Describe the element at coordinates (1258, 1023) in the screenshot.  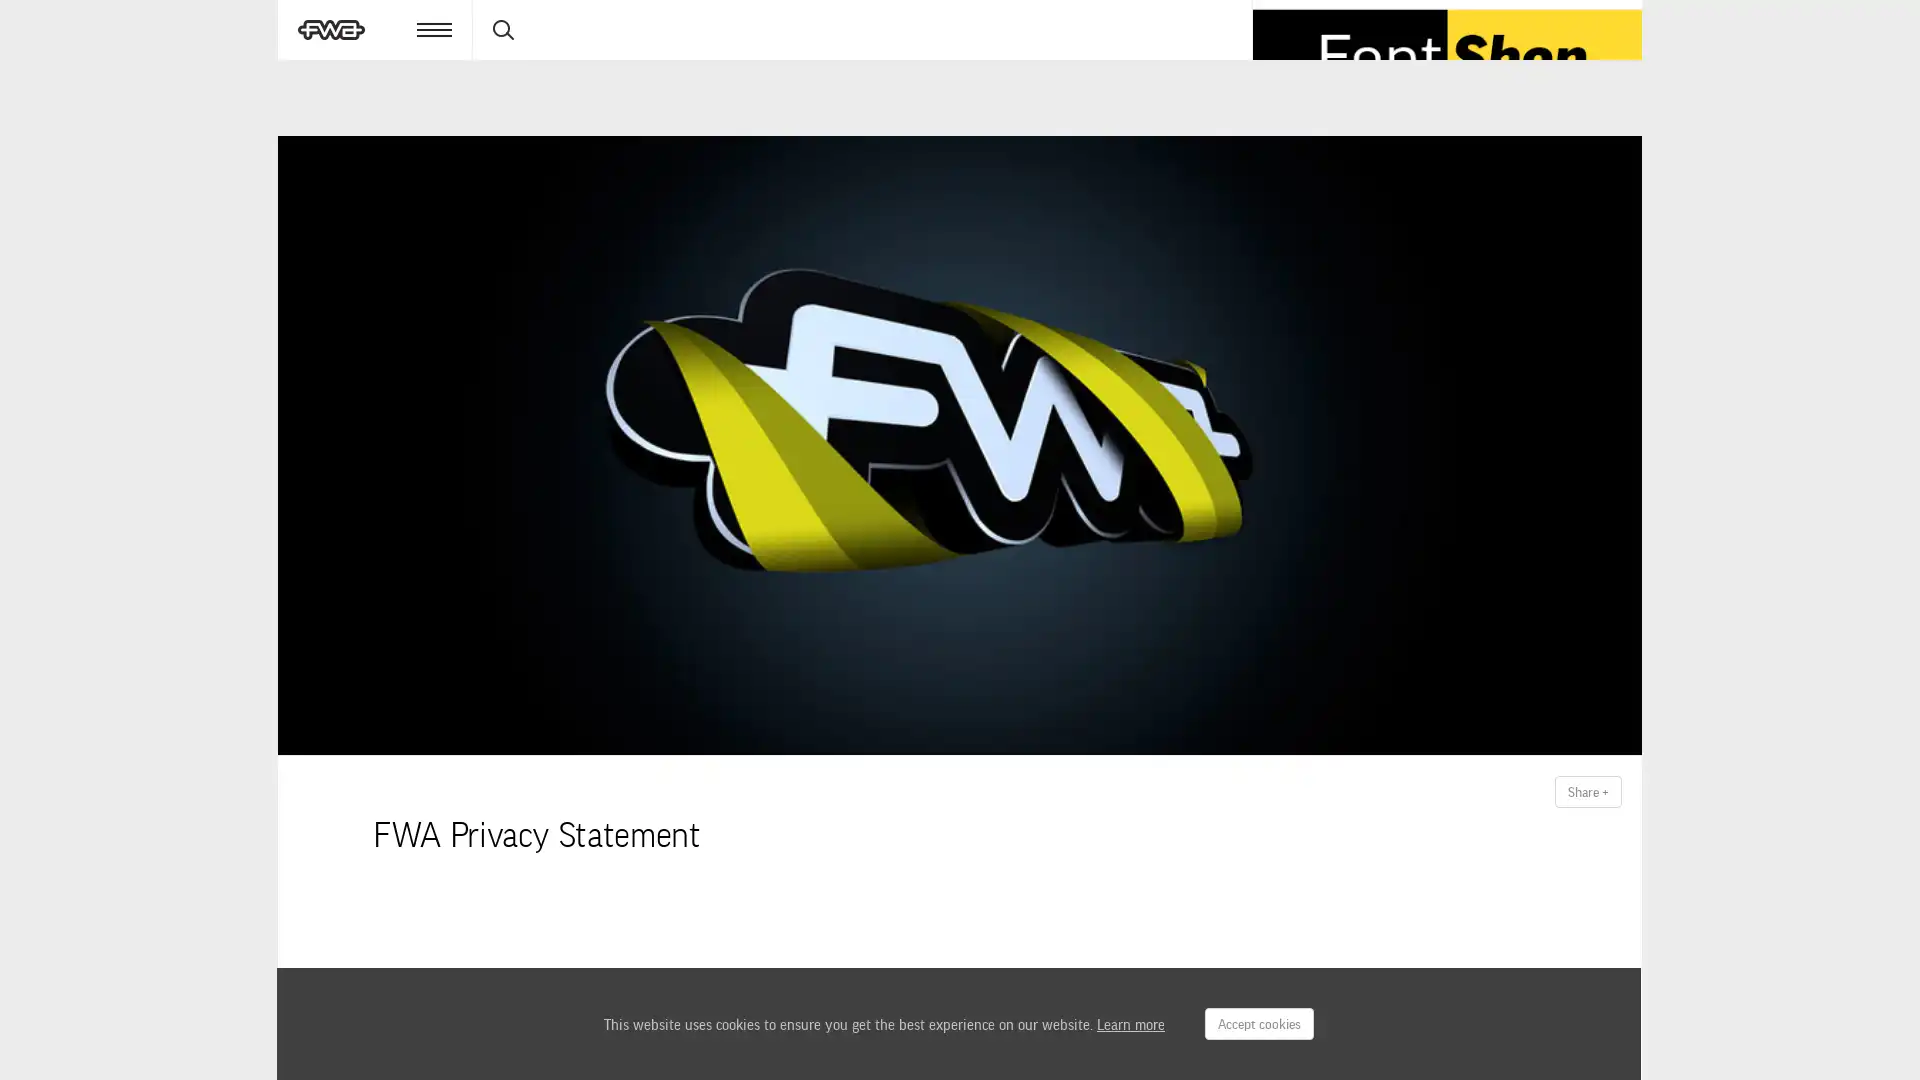
I see `Accept cookies` at that location.